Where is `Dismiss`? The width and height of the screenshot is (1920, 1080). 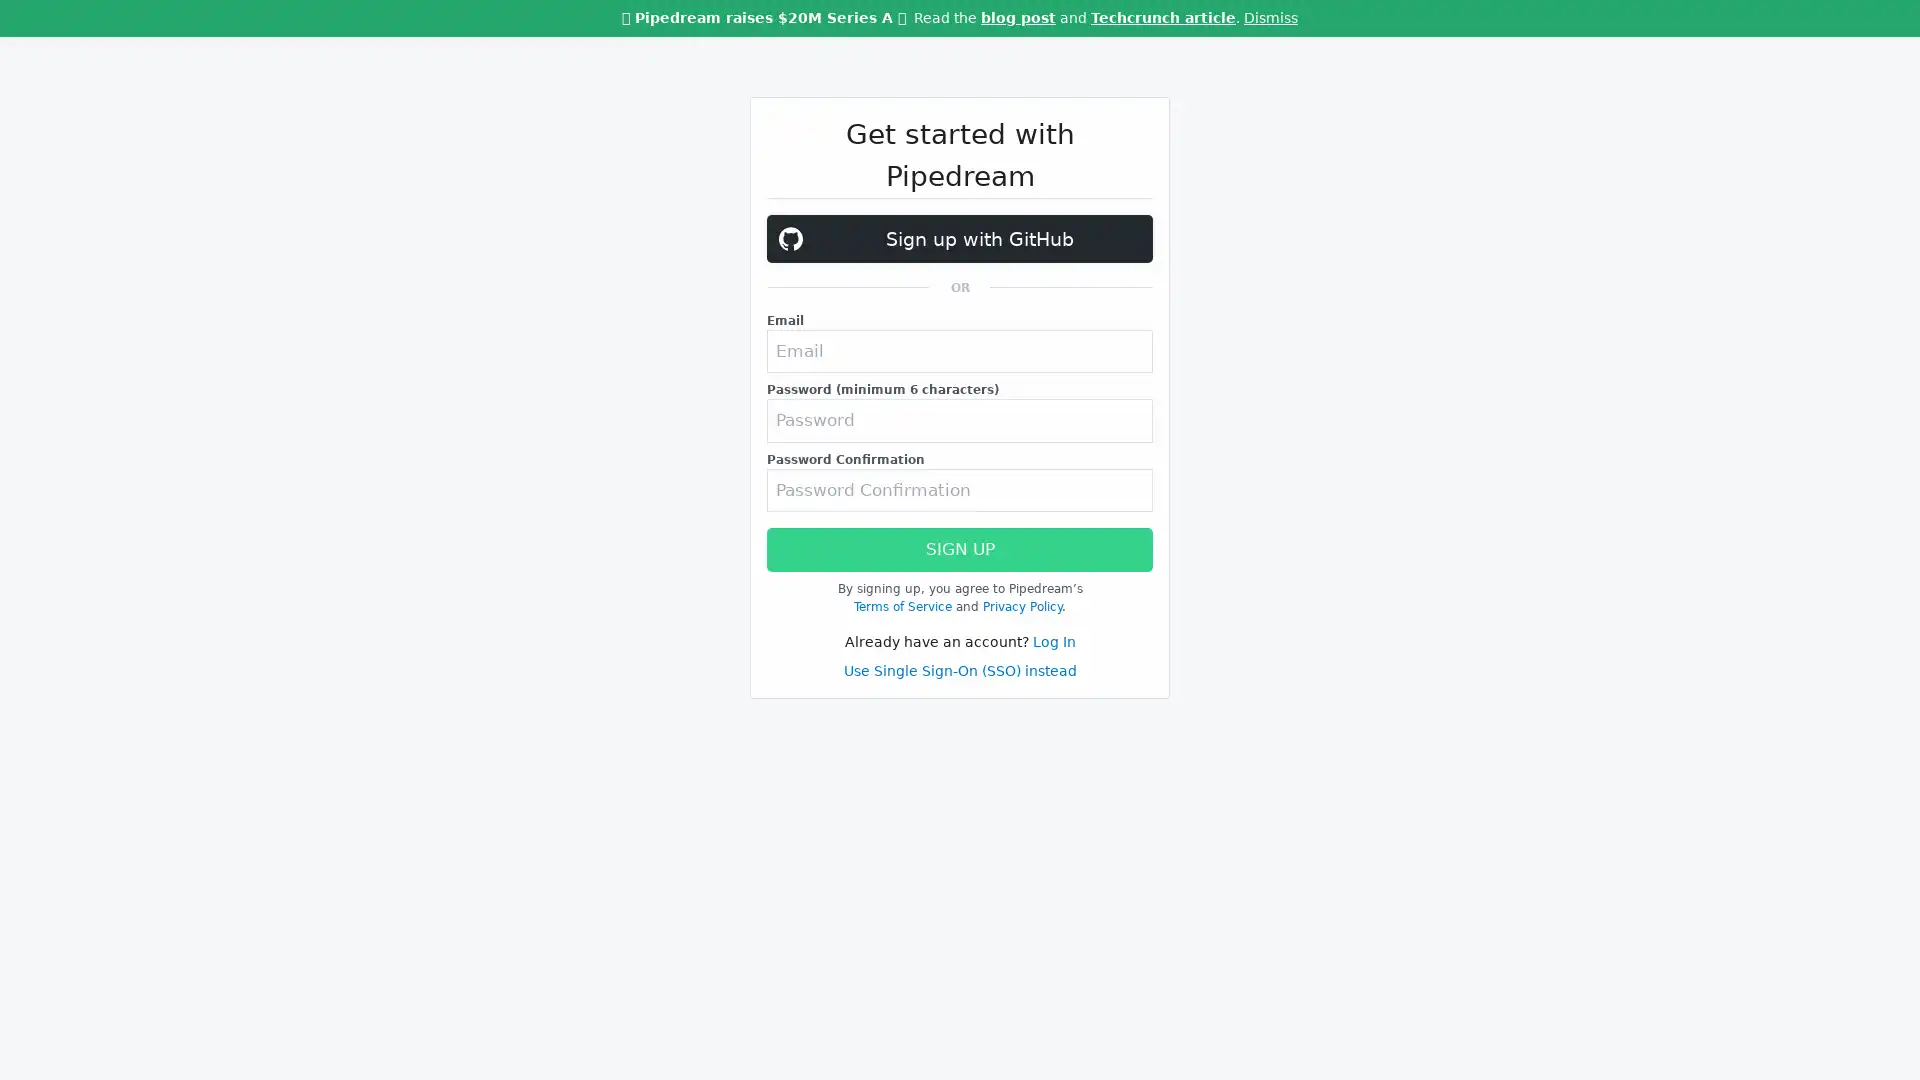
Dismiss is located at coordinates (1270, 18).